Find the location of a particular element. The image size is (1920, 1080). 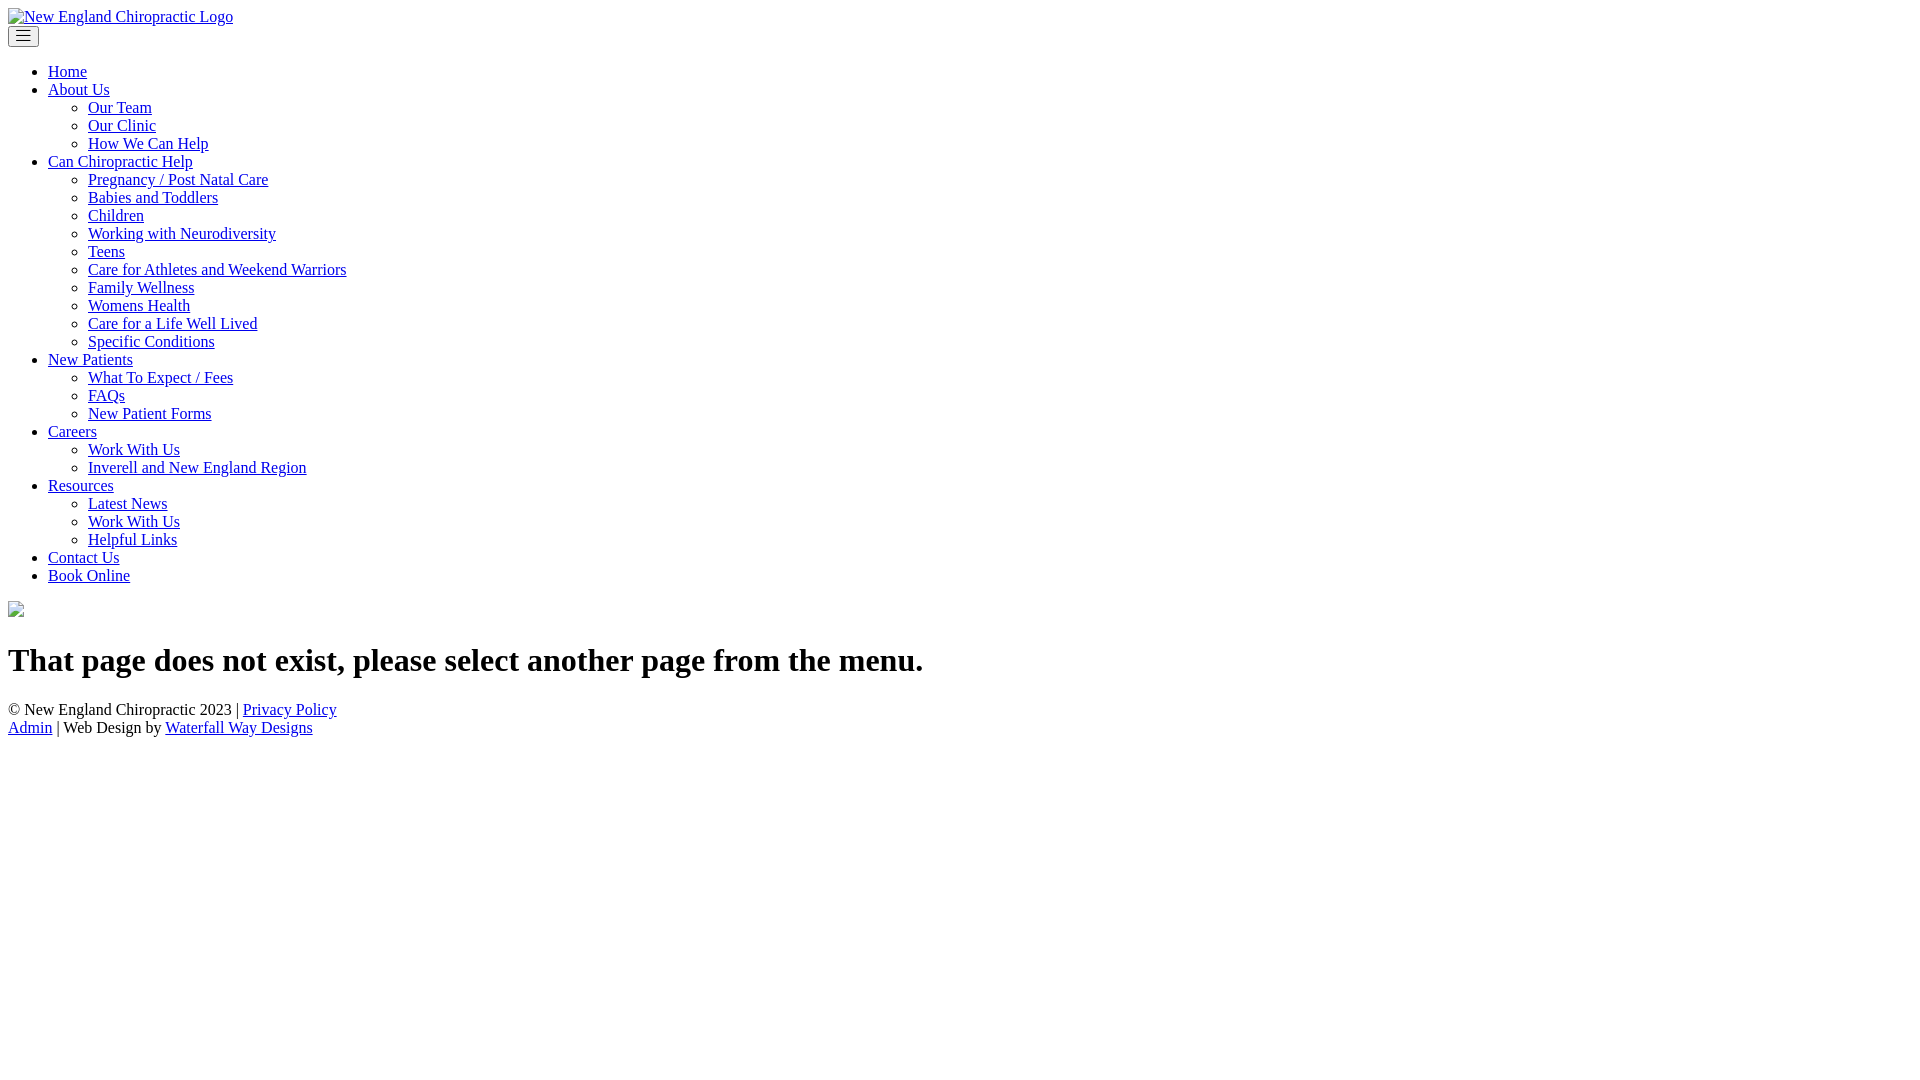

'Pregnancy / Post Natal Care' is located at coordinates (86, 178).